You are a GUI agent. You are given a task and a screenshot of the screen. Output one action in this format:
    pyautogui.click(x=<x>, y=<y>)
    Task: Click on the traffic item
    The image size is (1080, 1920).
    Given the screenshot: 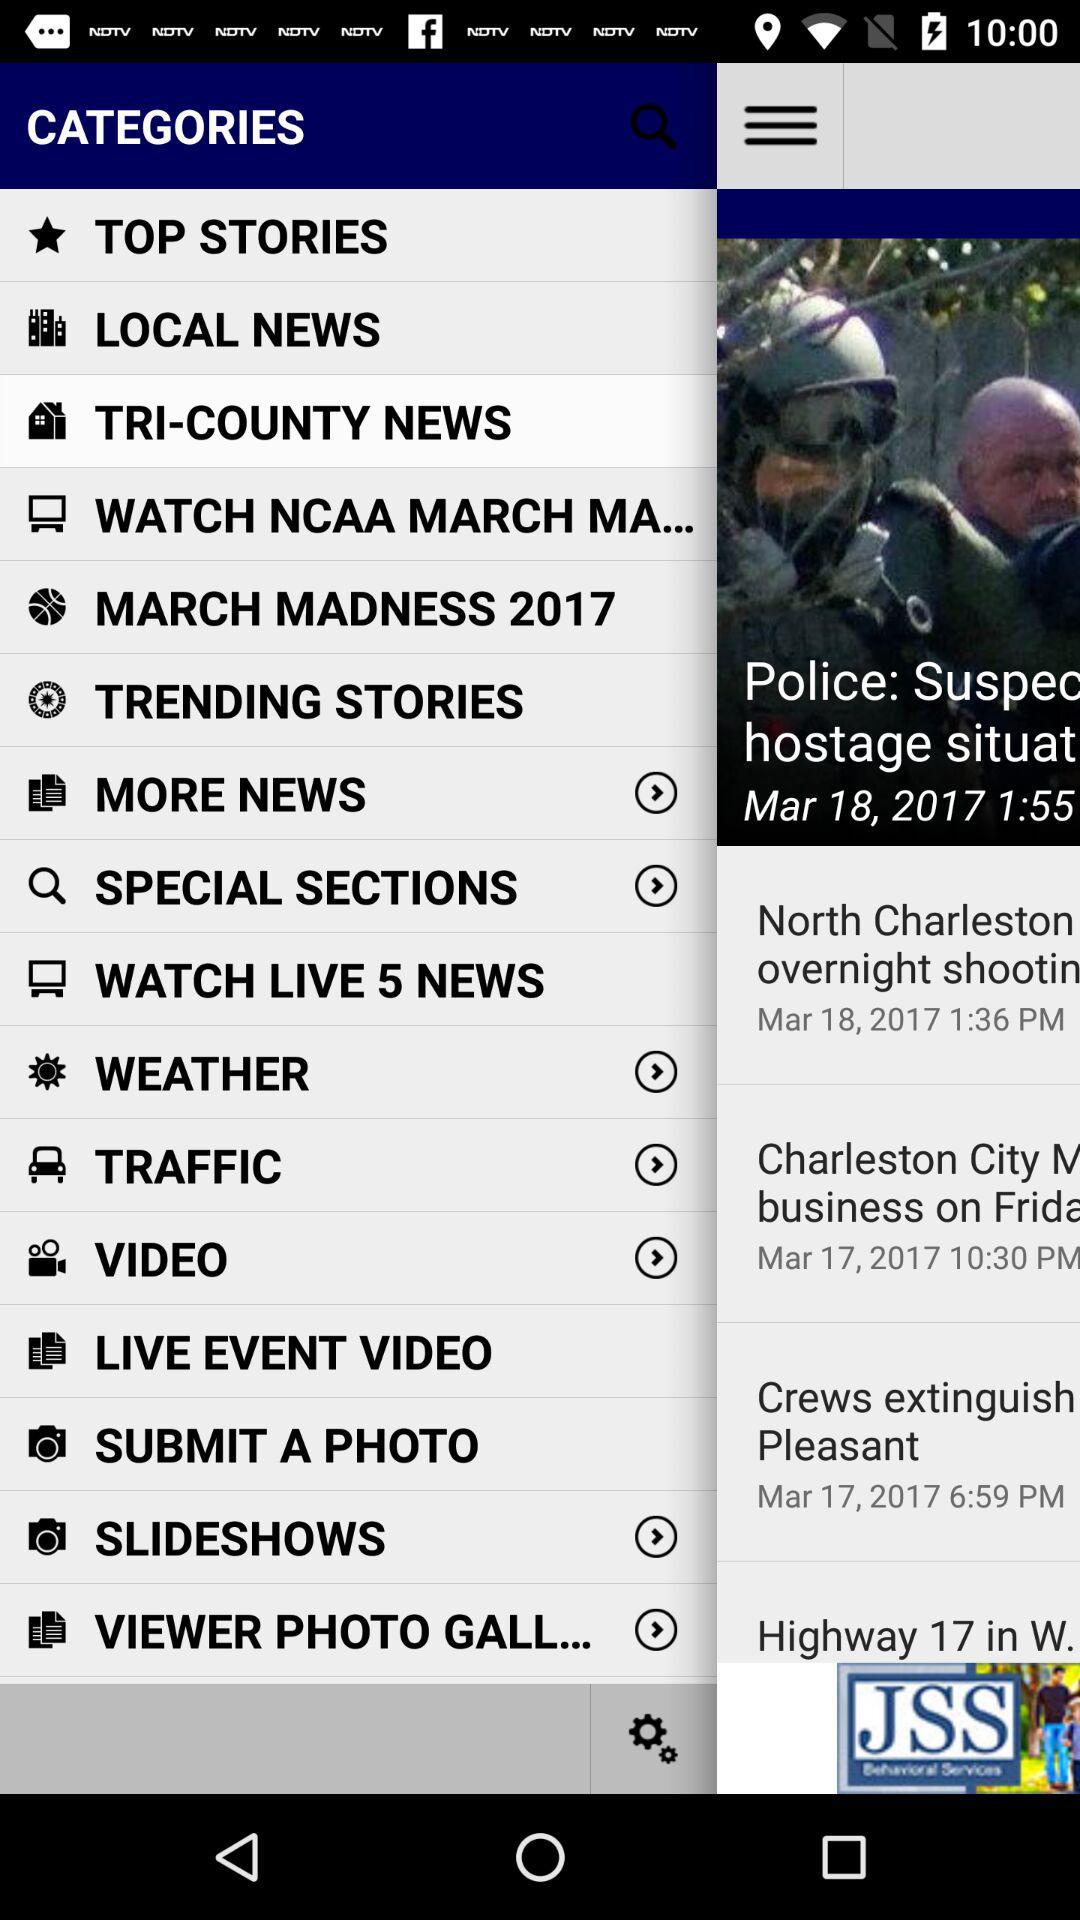 What is the action you would take?
    pyautogui.click(x=188, y=1165)
    